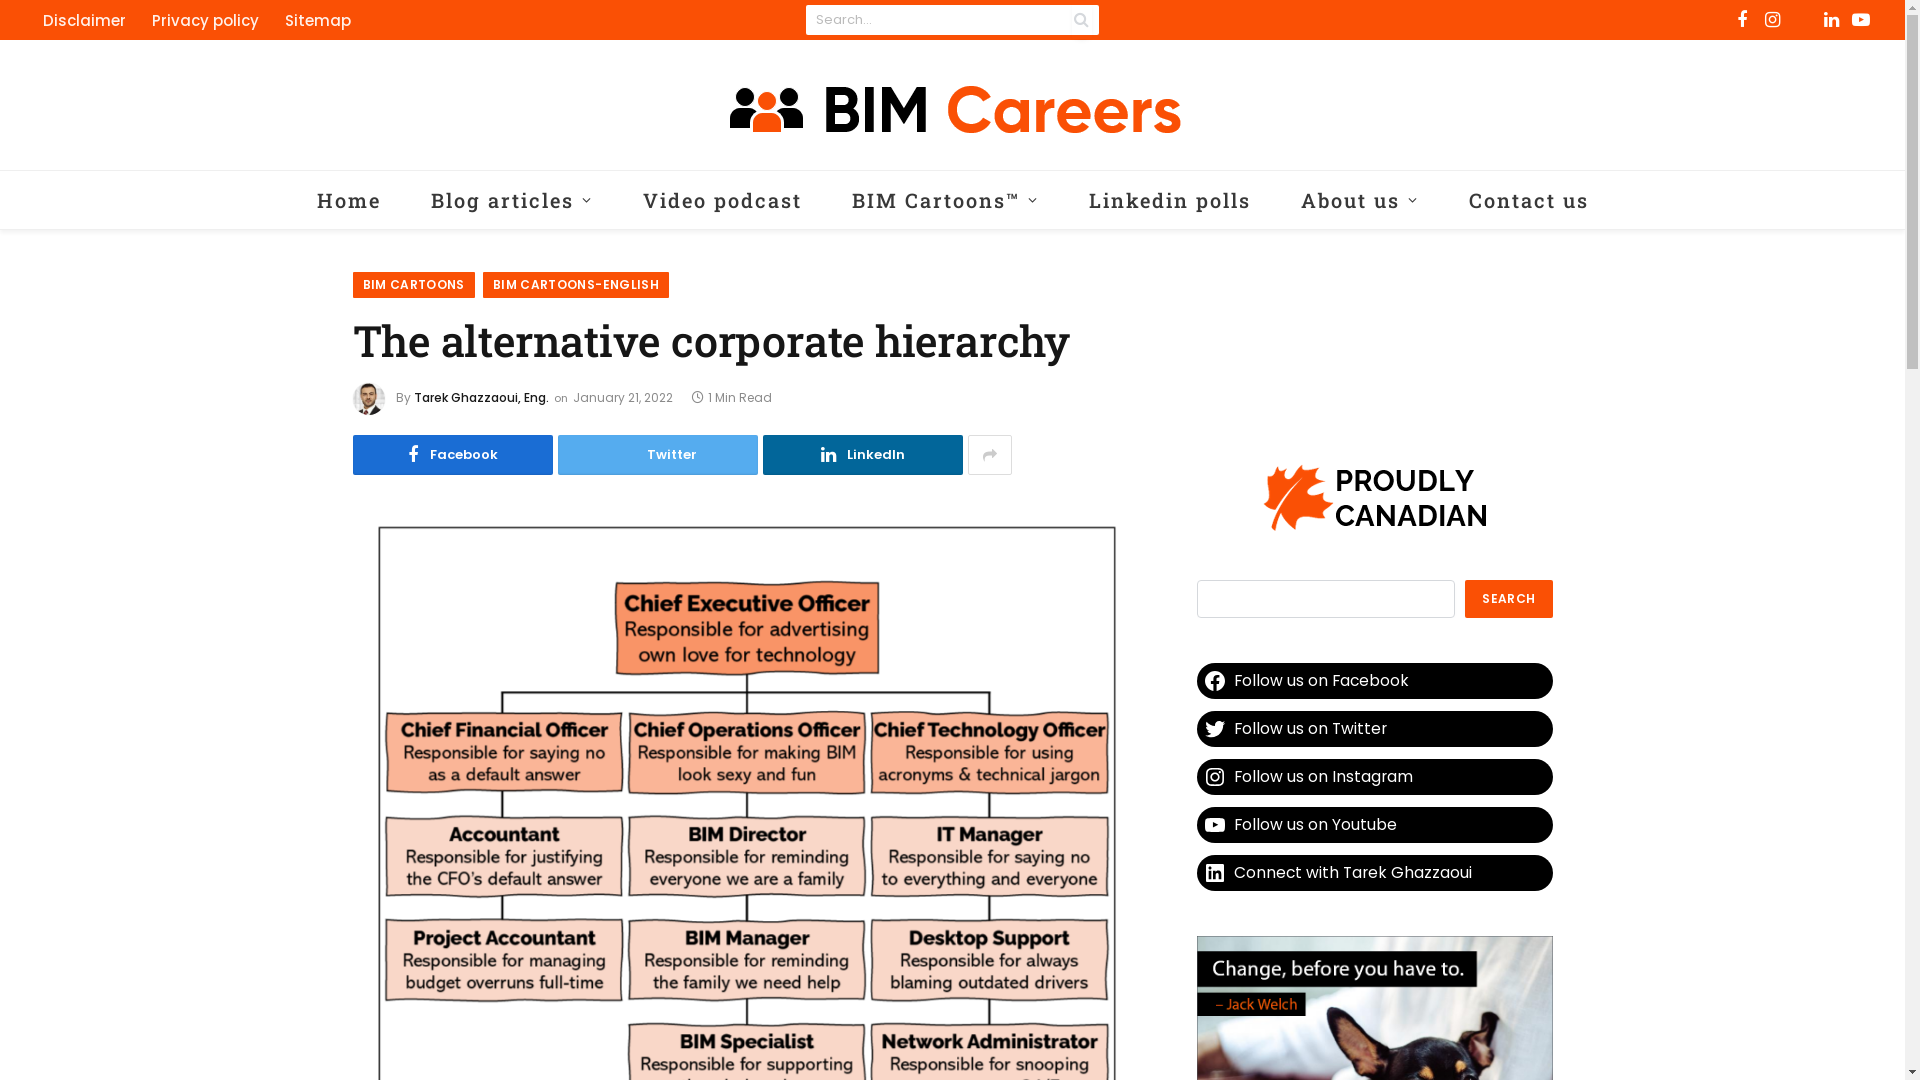  Describe the element at coordinates (575, 285) in the screenshot. I see `'BIM CARTOONS-ENGLISH'` at that location.